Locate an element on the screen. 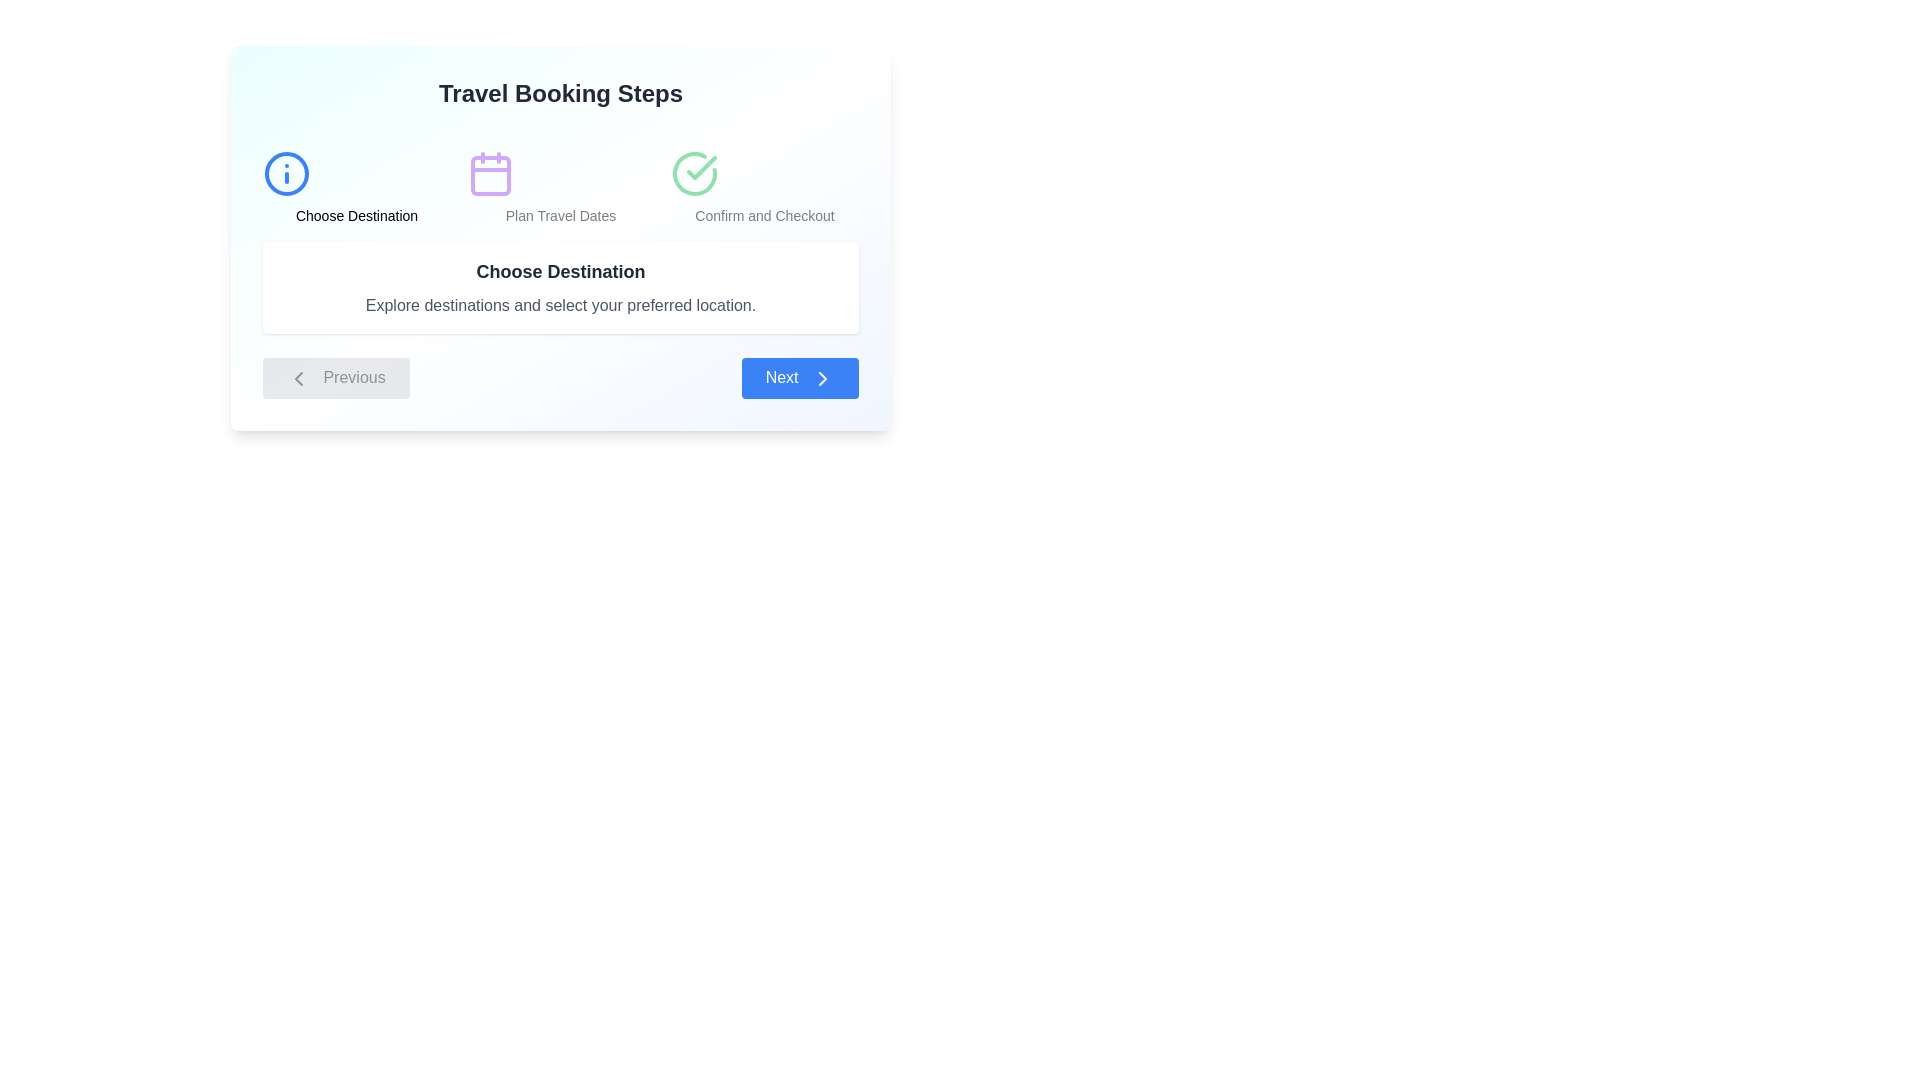 This screenshot has height=1080, width=1920. the completion icon for the 'Confirm and Checkout' step located at the top-center of the modal interface is located at coordinates (695, 172).